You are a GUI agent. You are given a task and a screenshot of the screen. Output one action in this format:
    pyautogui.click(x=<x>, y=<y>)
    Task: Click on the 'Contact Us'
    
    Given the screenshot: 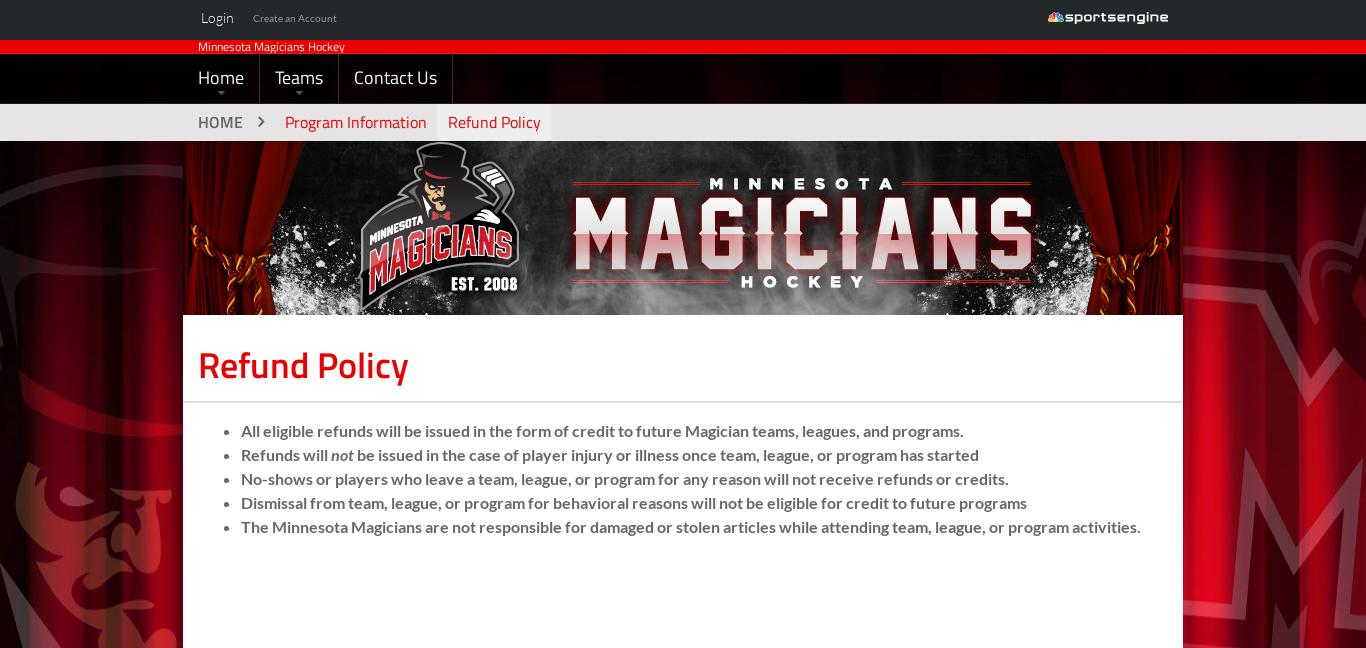 What is the action you would take?
    pyautogui.click(x=353, y=108)
    